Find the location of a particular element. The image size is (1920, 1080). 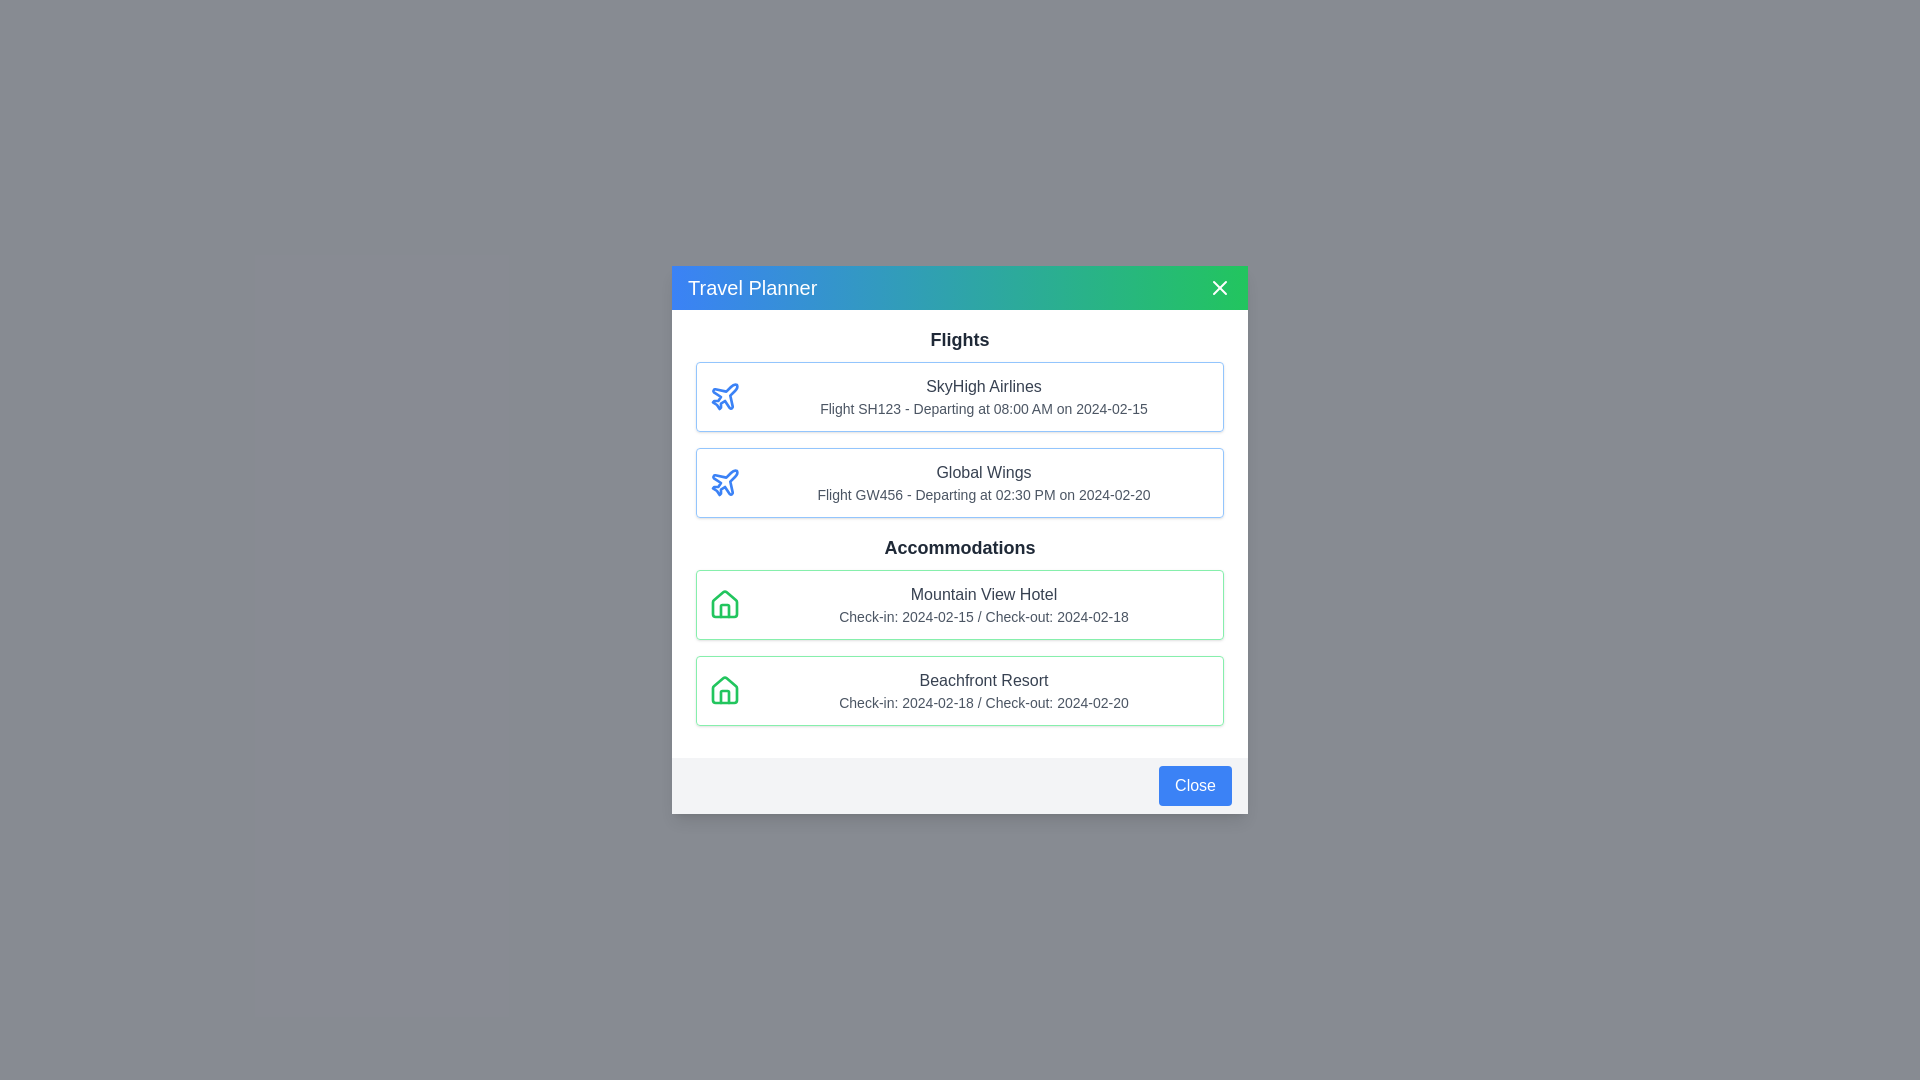

the 'Travel Planner' static text label displayed in a bold and large font at the center of the header area of the dialog box is located at coordinates (751, 288).